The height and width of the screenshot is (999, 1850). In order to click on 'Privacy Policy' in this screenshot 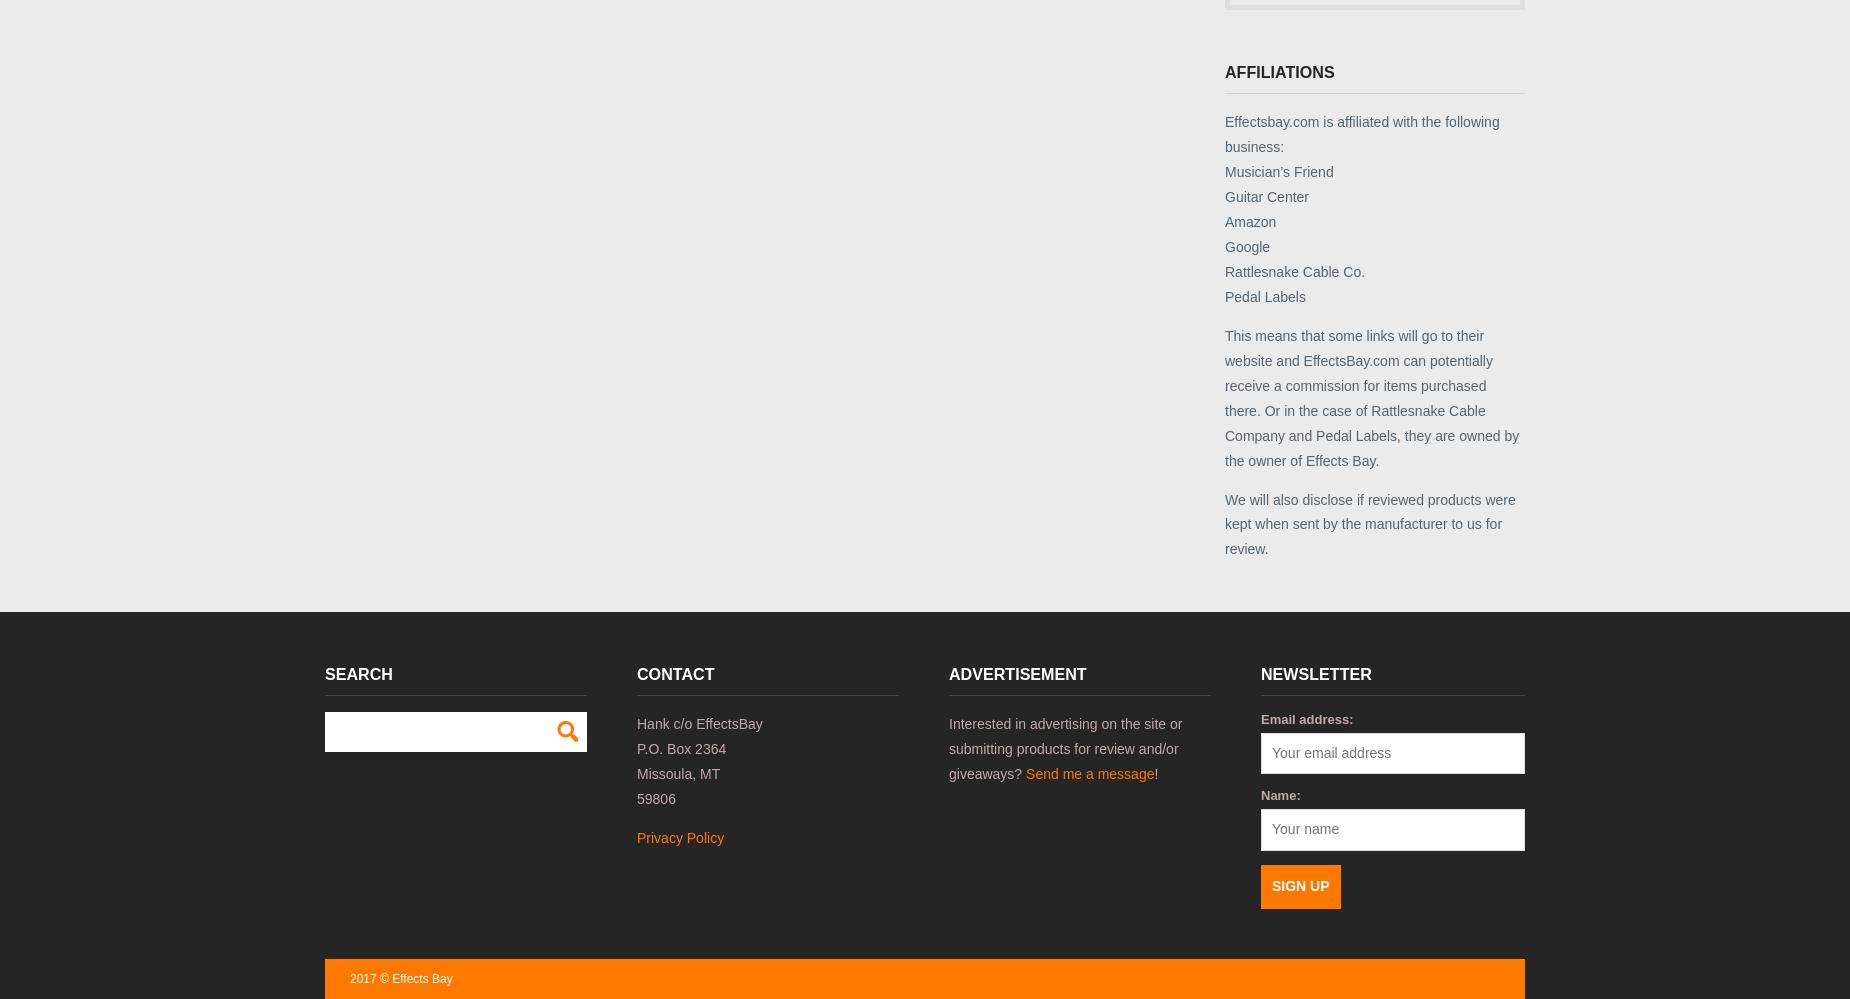, I will do `click(680, 835)`.